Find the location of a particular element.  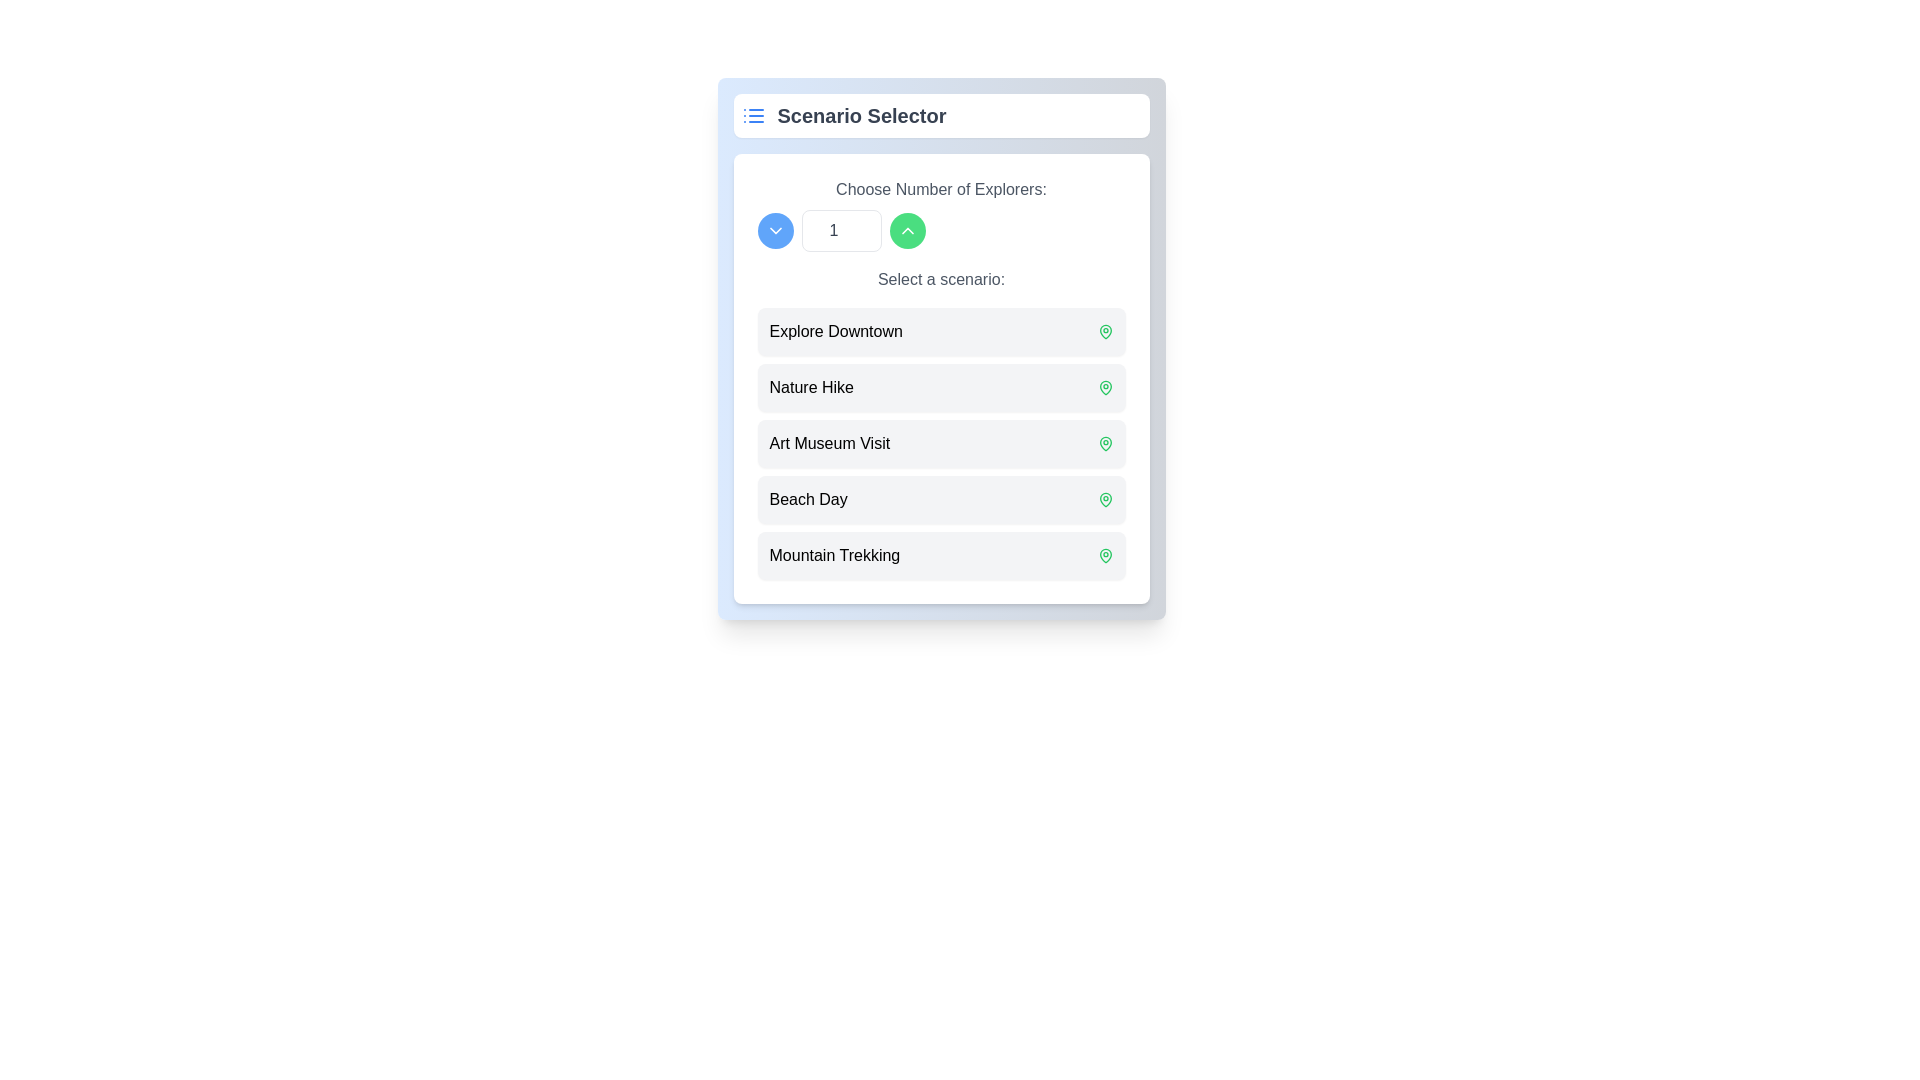

to select the 'Nature Hike' scenario from the second item in the vertical list of options, located below 'Explore Downtown' and above 'Art Museum Visit' is located at coordinates (940, 388).